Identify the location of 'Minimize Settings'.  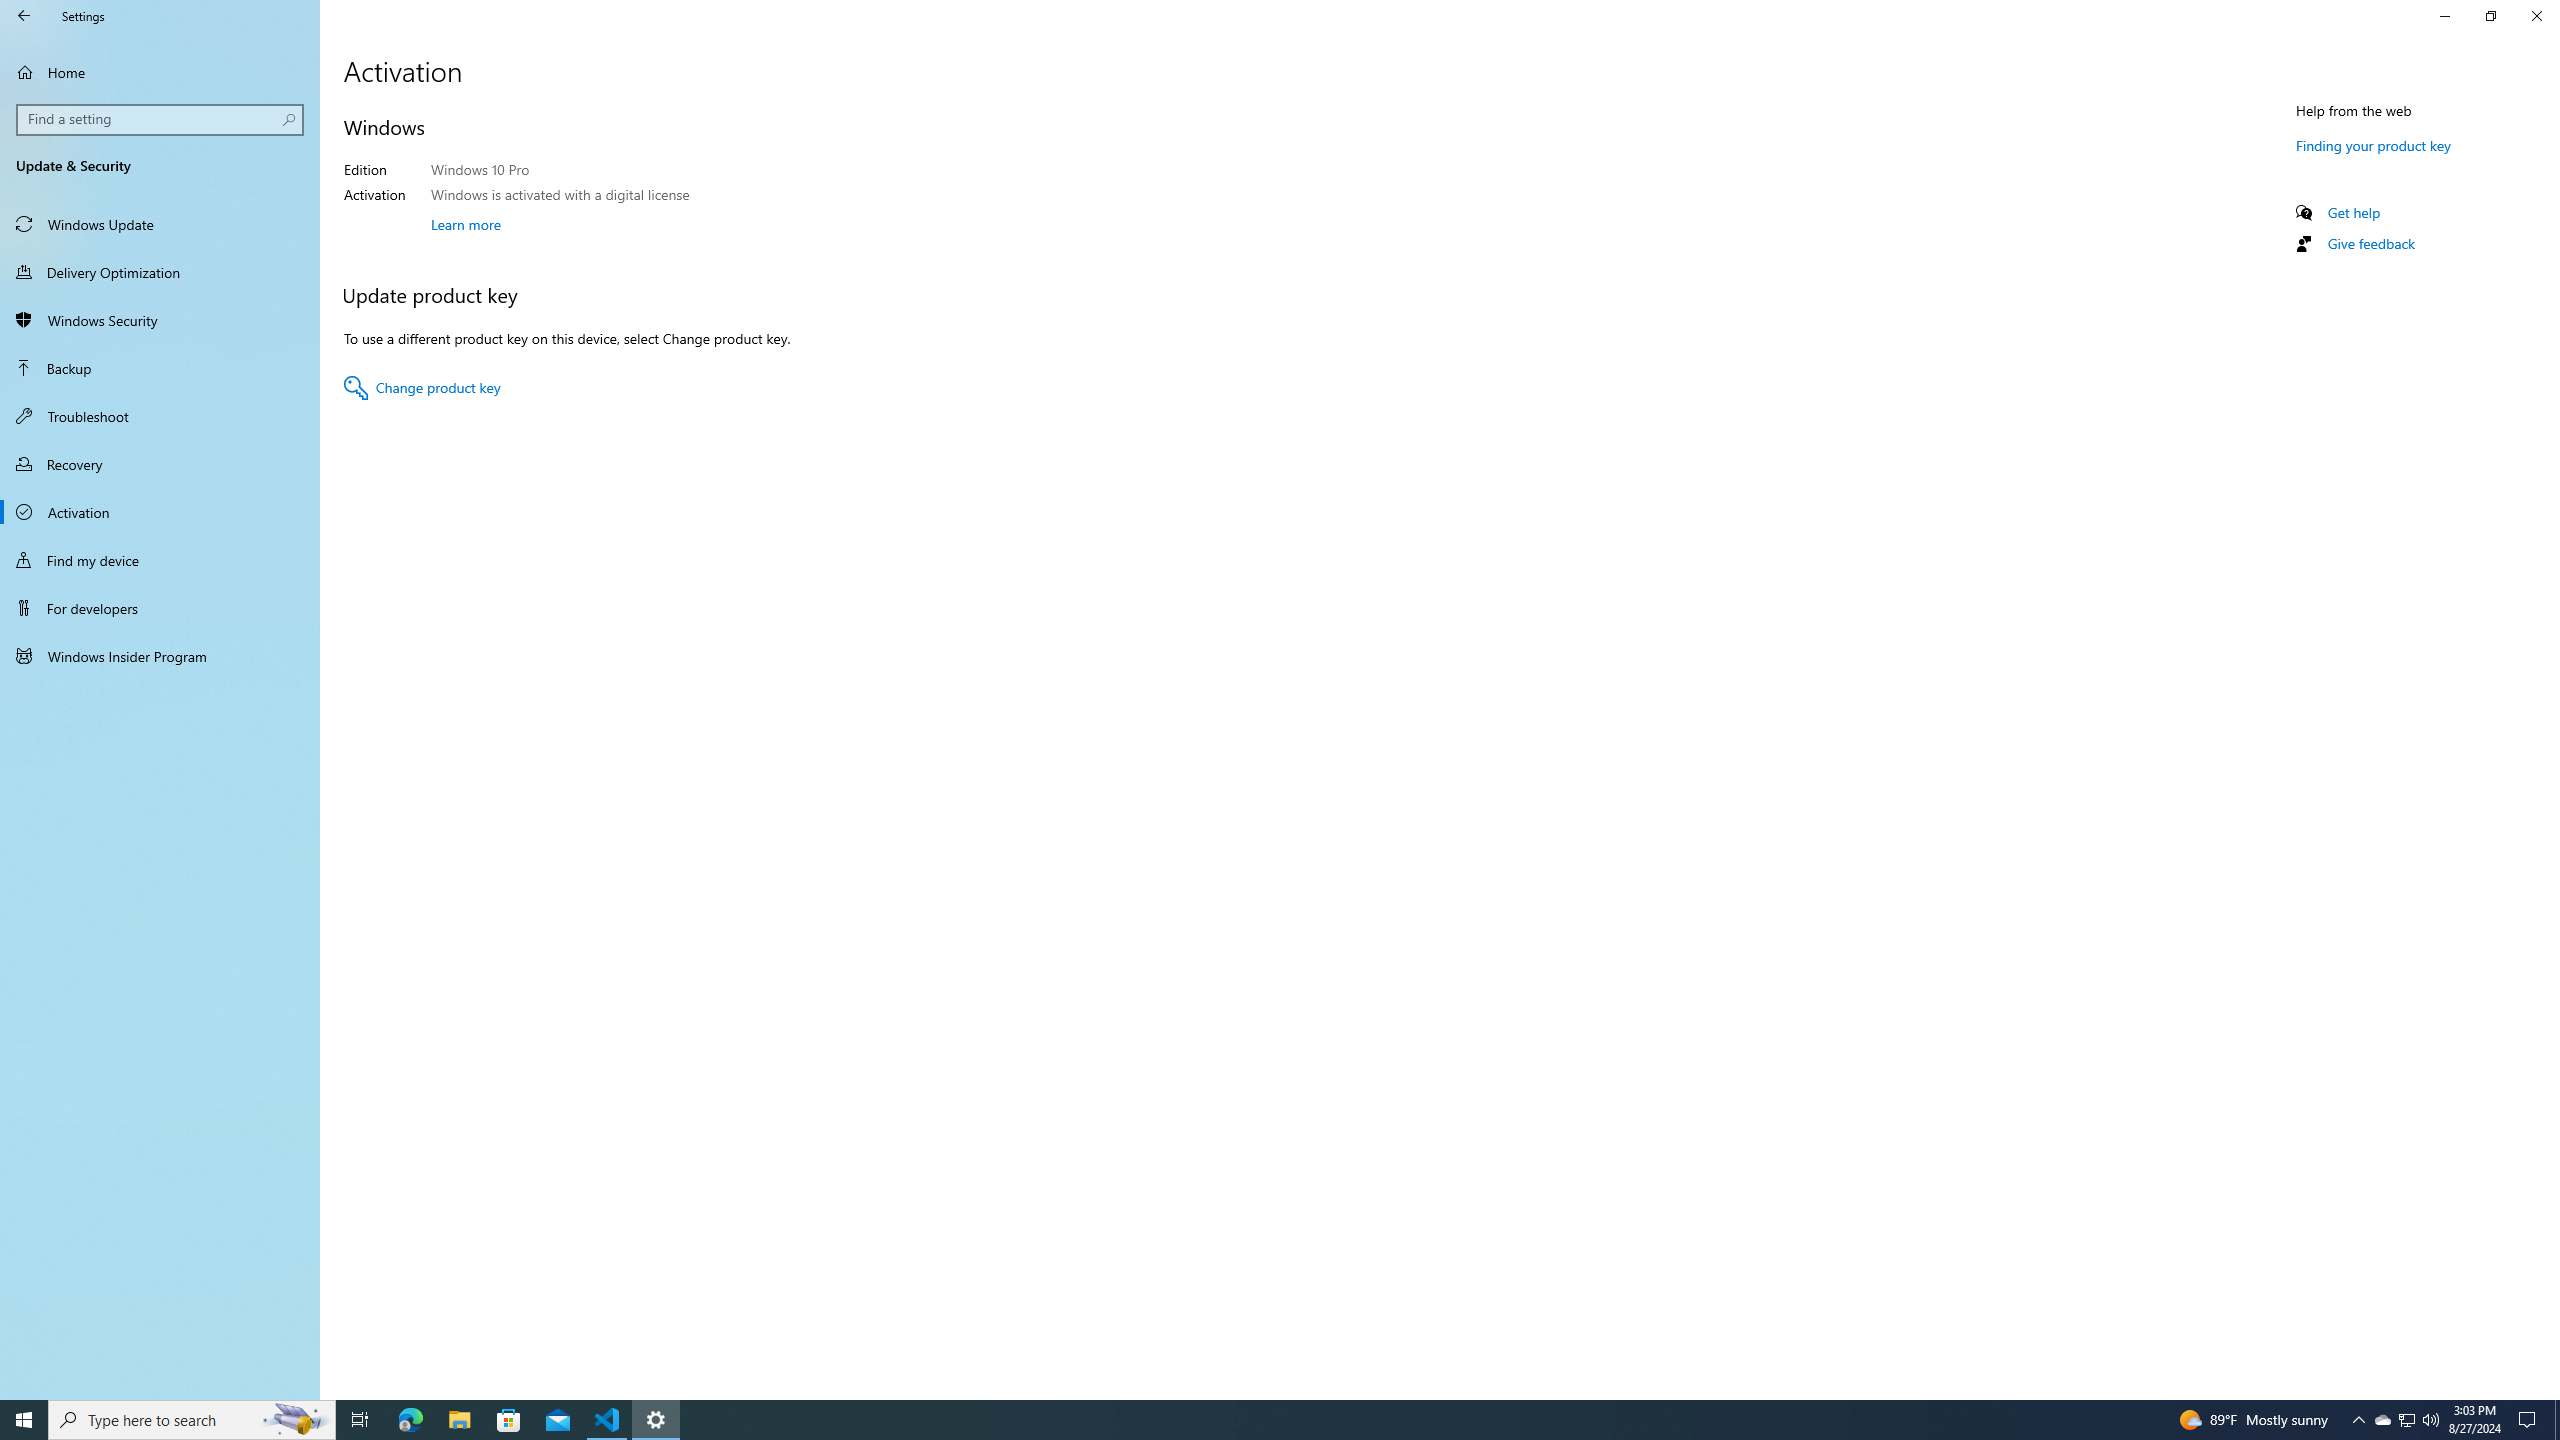
(2443, 15).